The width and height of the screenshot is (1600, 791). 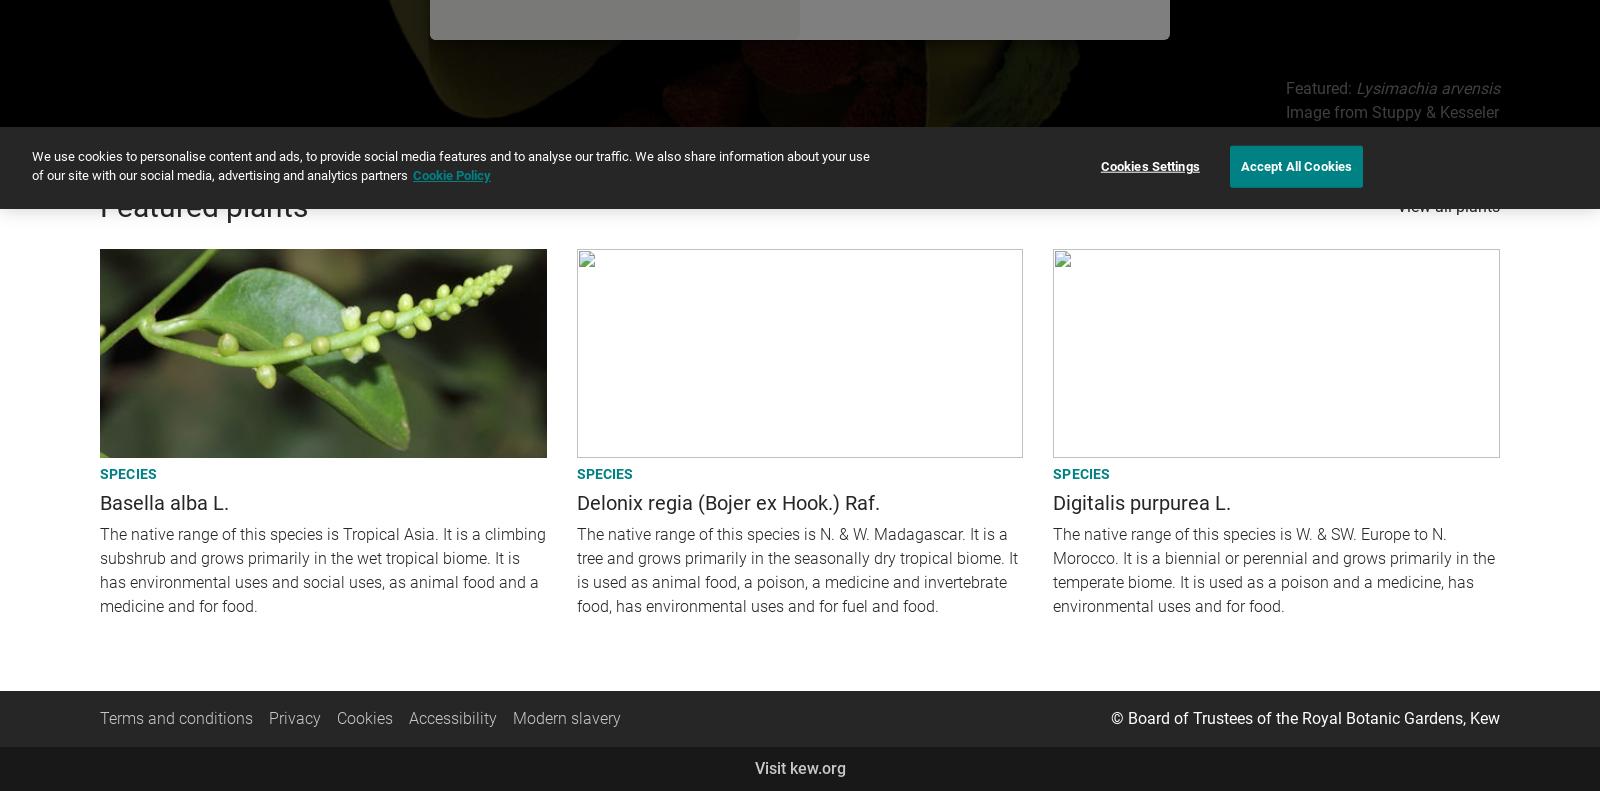 What do you see at coordinates (175, 716) in the screenshot?
I see `'Terms and conditions'` at bounding box center [175, 716].